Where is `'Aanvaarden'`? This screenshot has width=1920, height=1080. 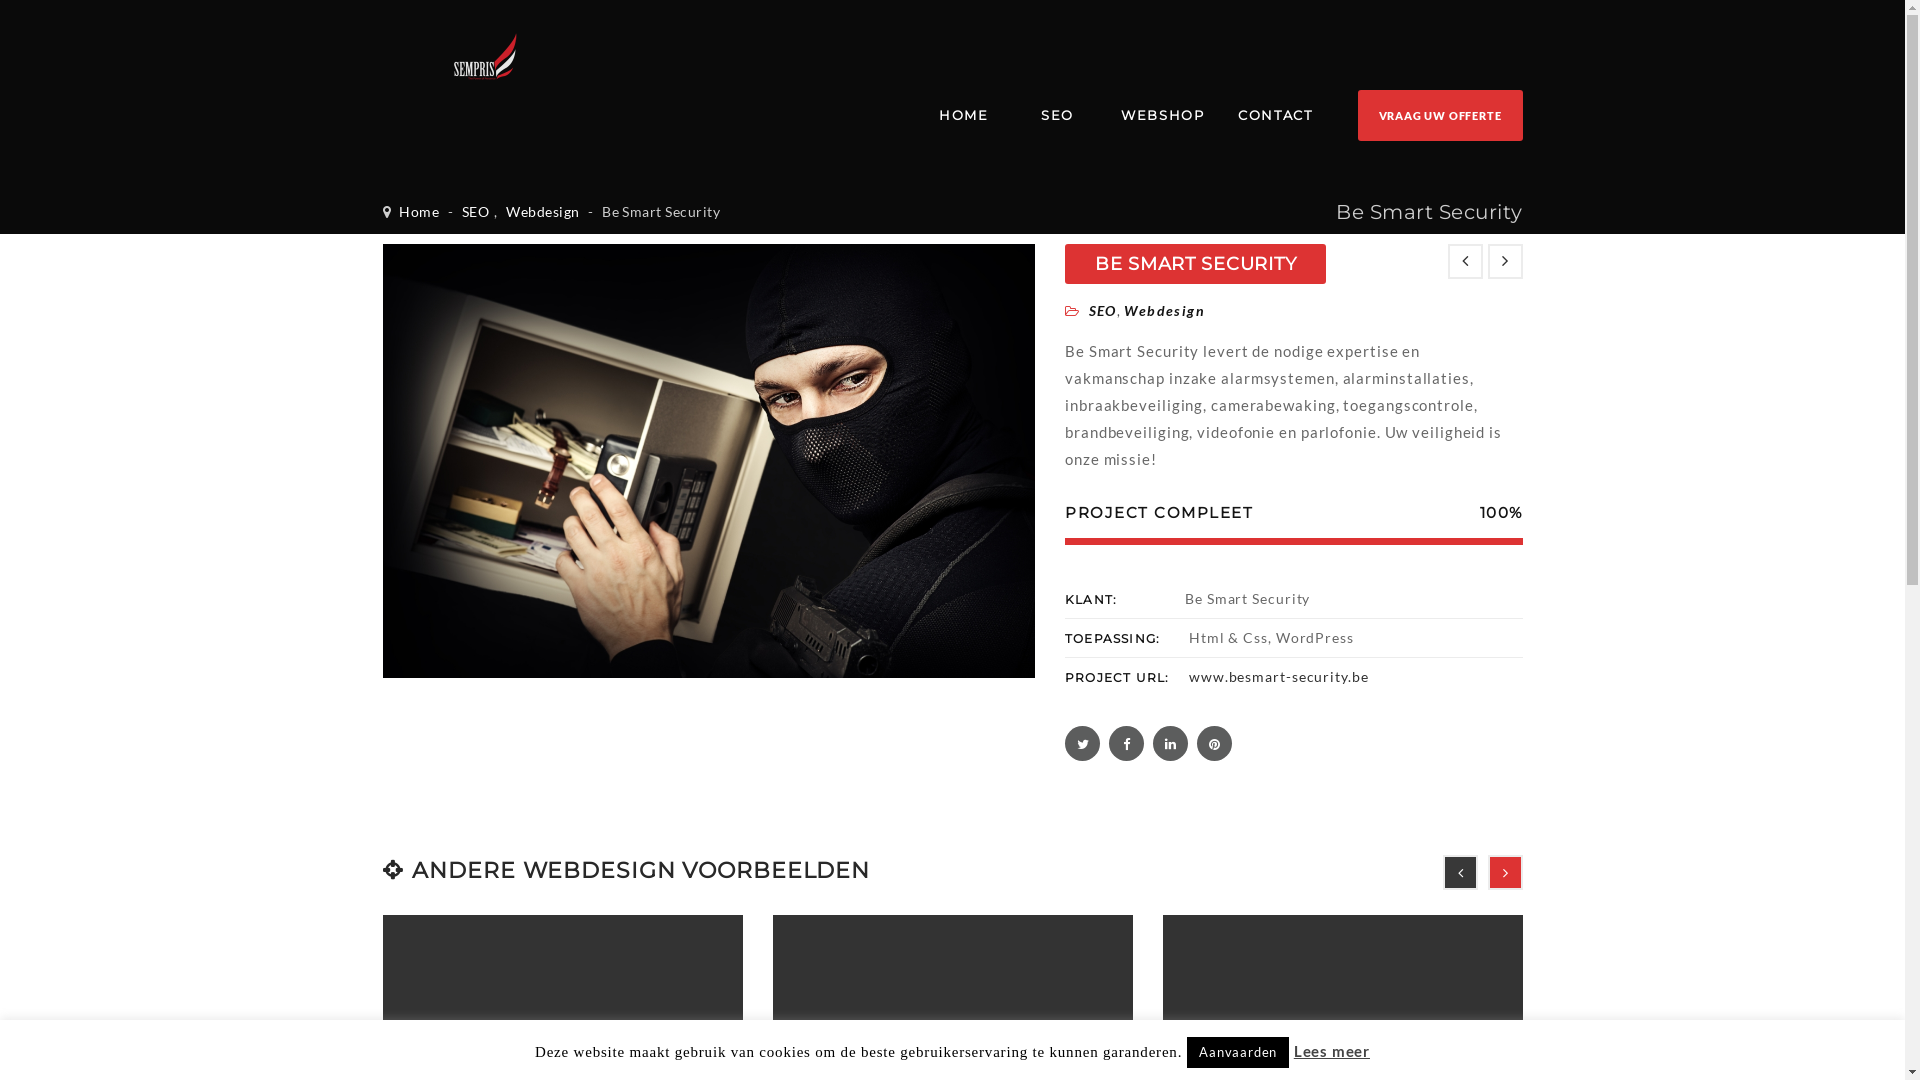 'Aanvaarden' is located at coordinates (1186, 1051).